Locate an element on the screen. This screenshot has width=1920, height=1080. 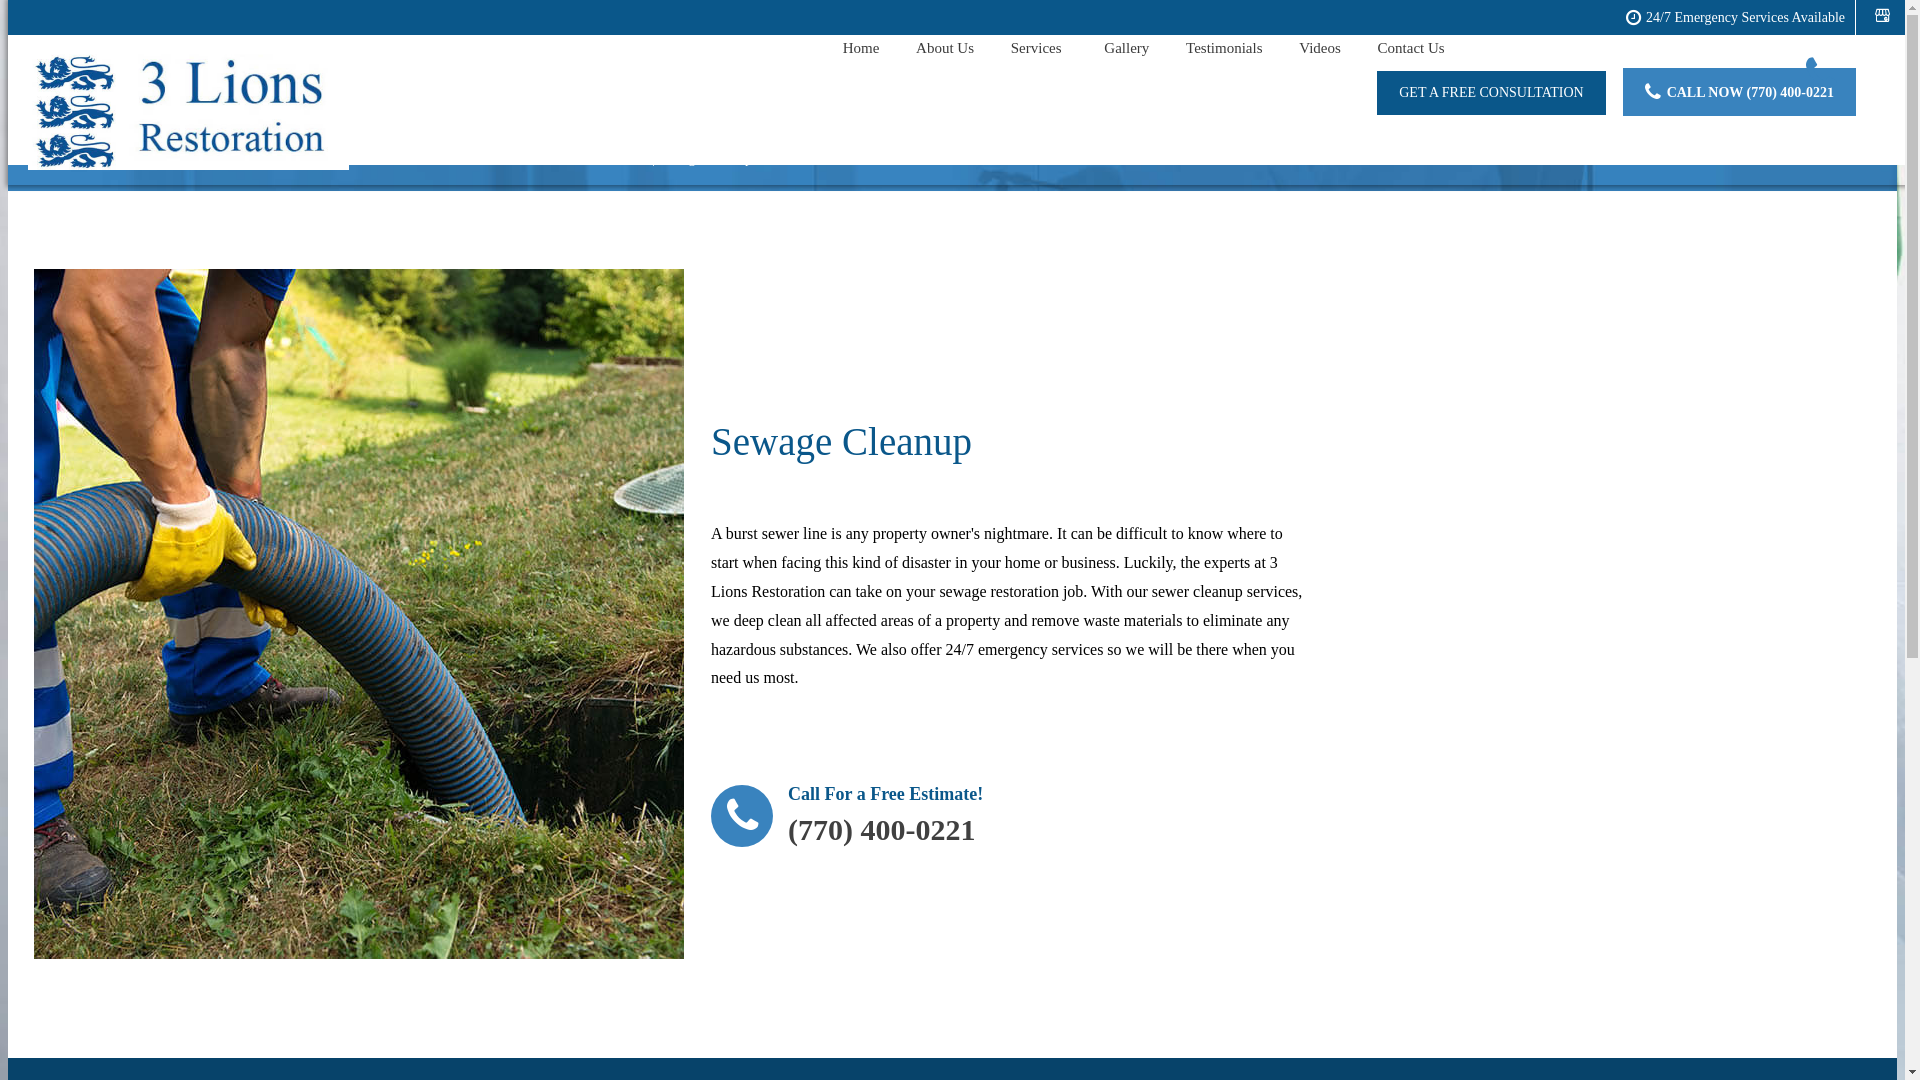
'Home' is located at coordinates (861, 48).